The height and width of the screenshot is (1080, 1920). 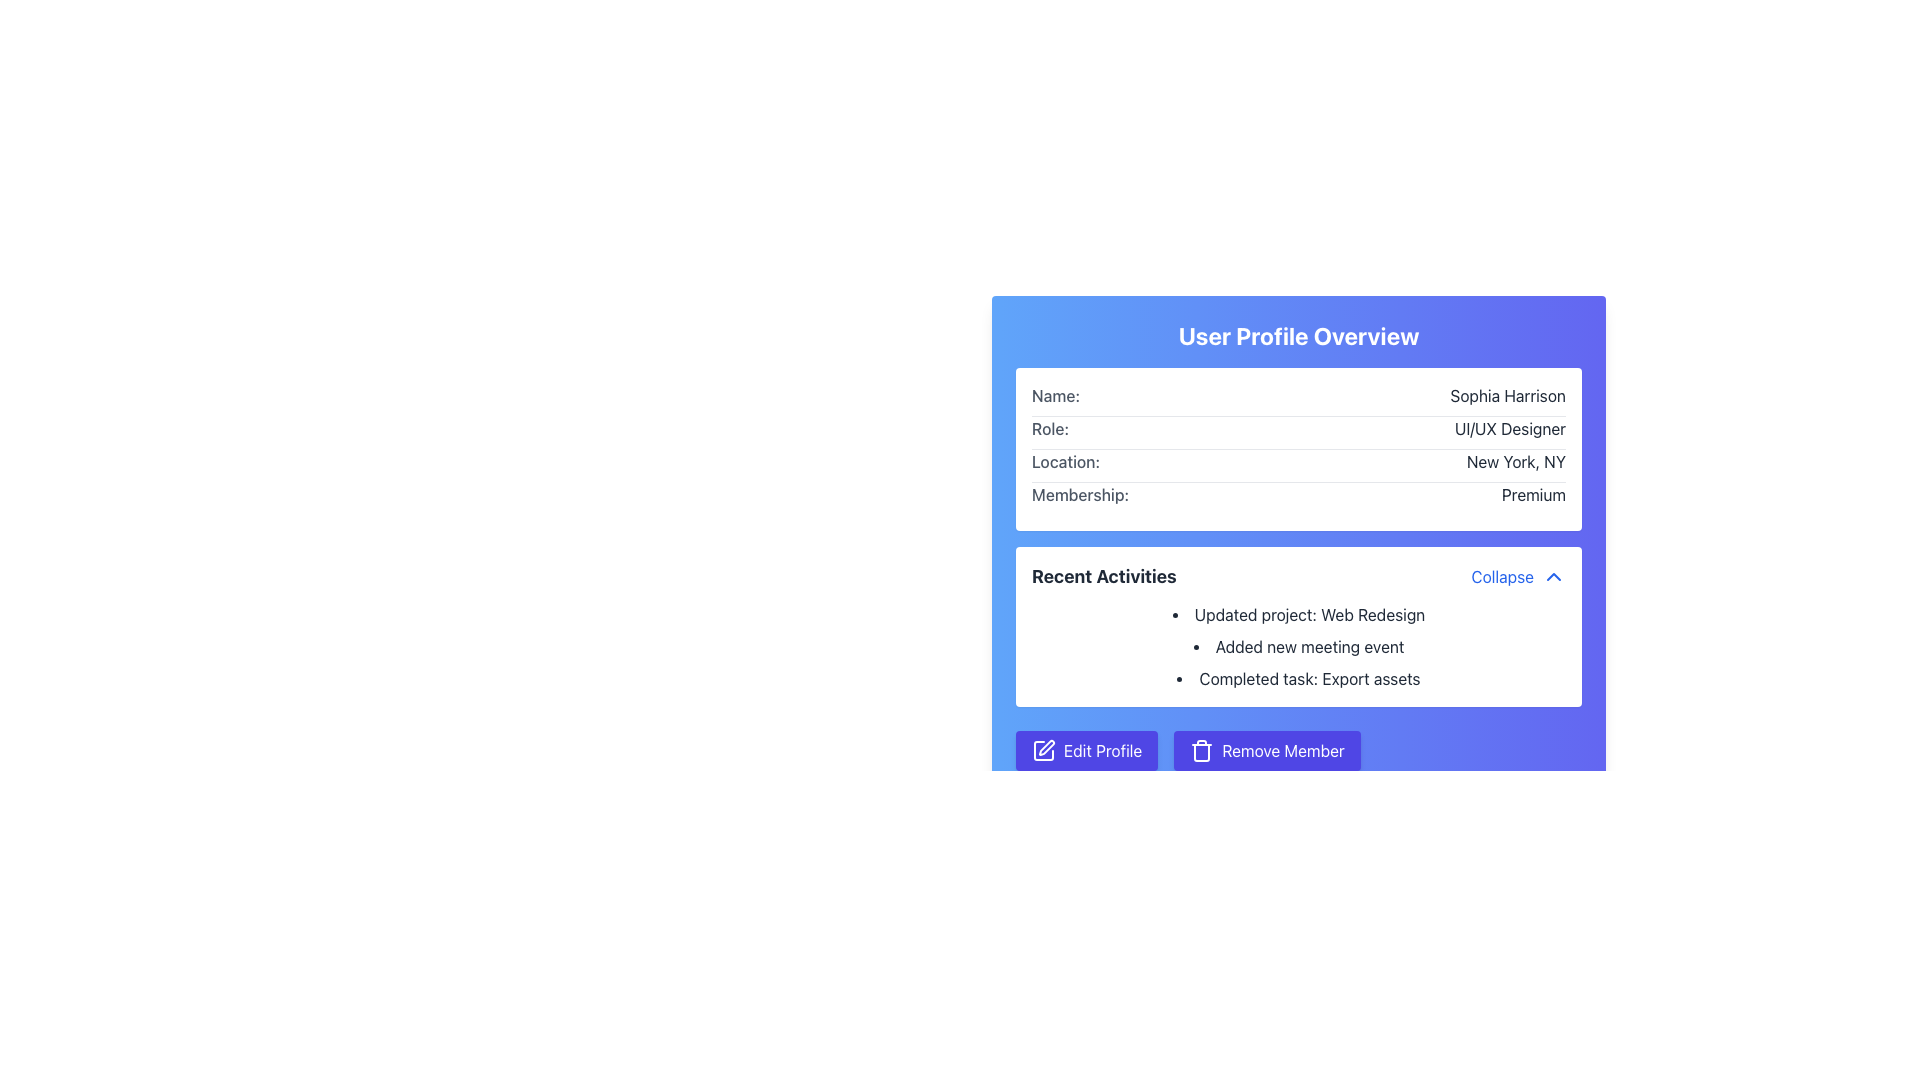 I want to click on the Text Label that indicates the user's location, which is part of the user profile details and is positioned to the left of the value 'New York, NY', so click(x=1065, y=462).